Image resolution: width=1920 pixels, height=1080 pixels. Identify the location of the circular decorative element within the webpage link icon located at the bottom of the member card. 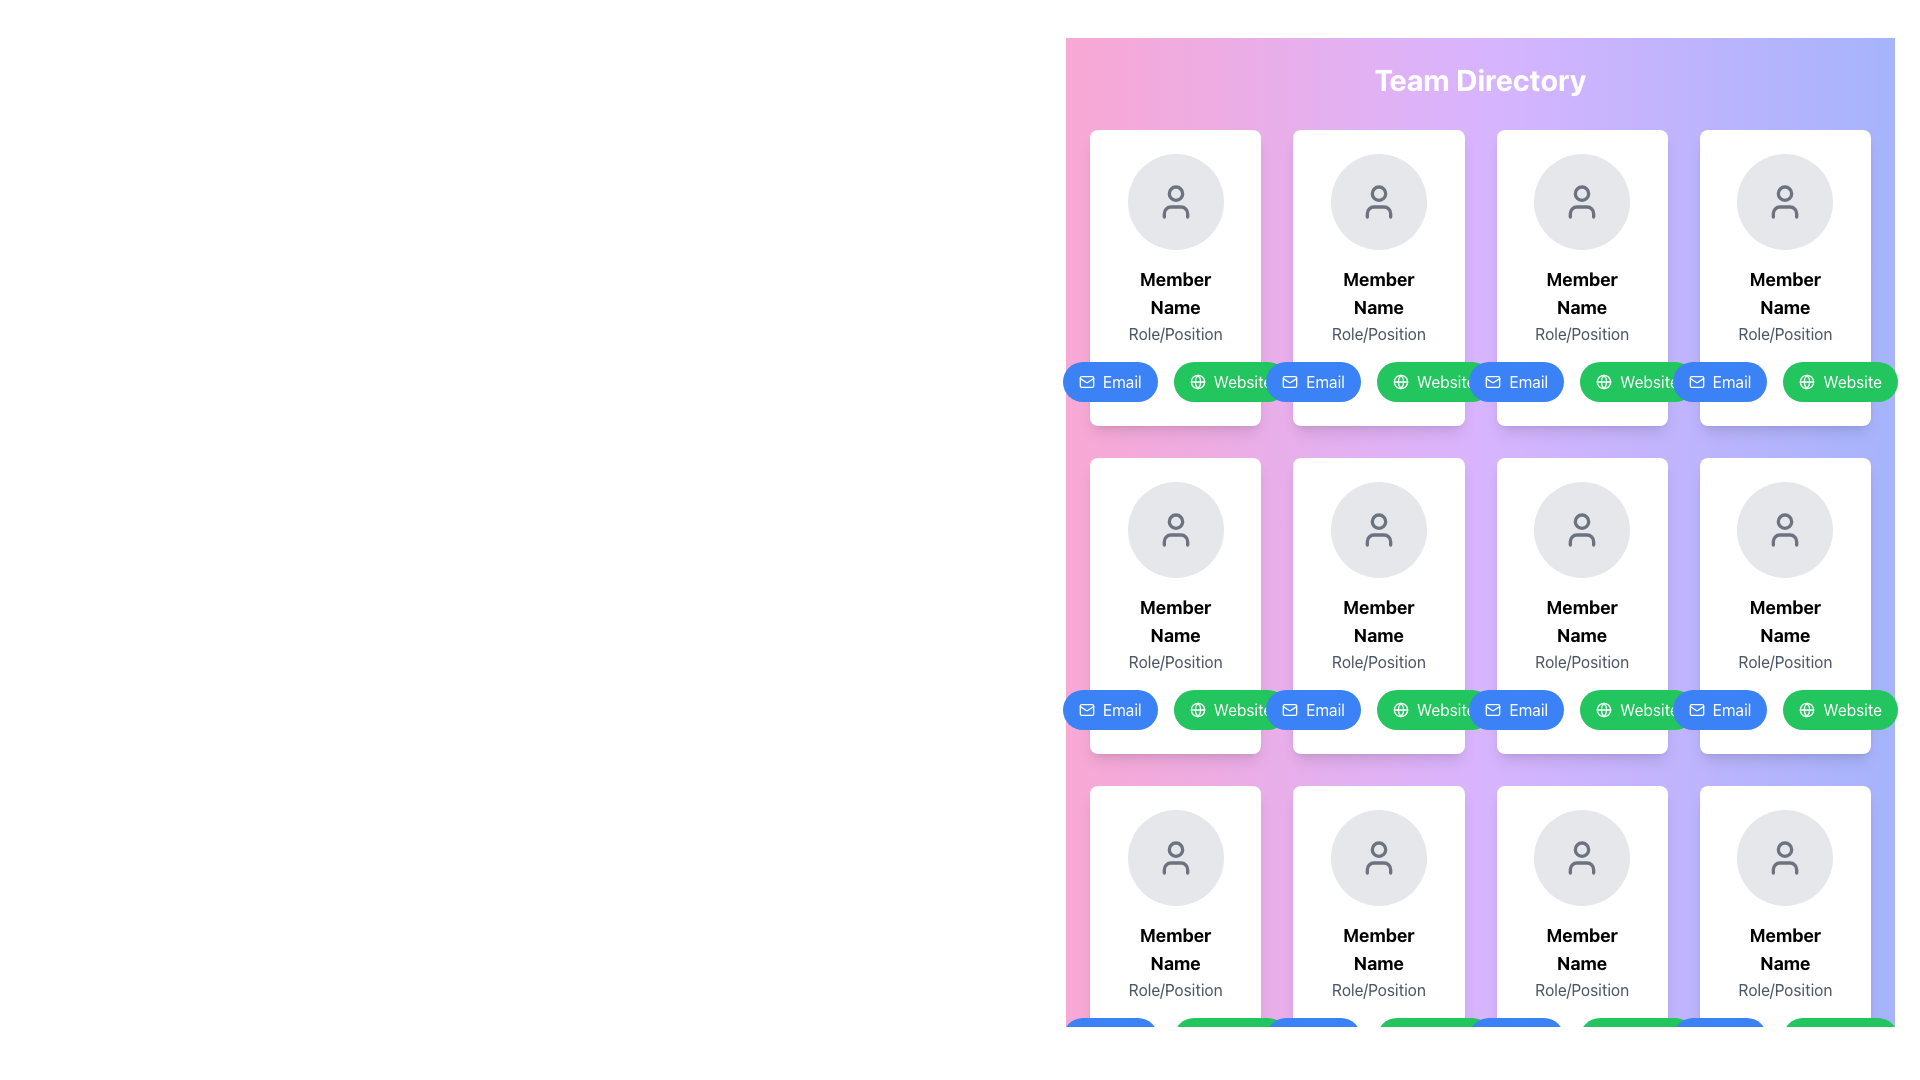
(1197, 708).